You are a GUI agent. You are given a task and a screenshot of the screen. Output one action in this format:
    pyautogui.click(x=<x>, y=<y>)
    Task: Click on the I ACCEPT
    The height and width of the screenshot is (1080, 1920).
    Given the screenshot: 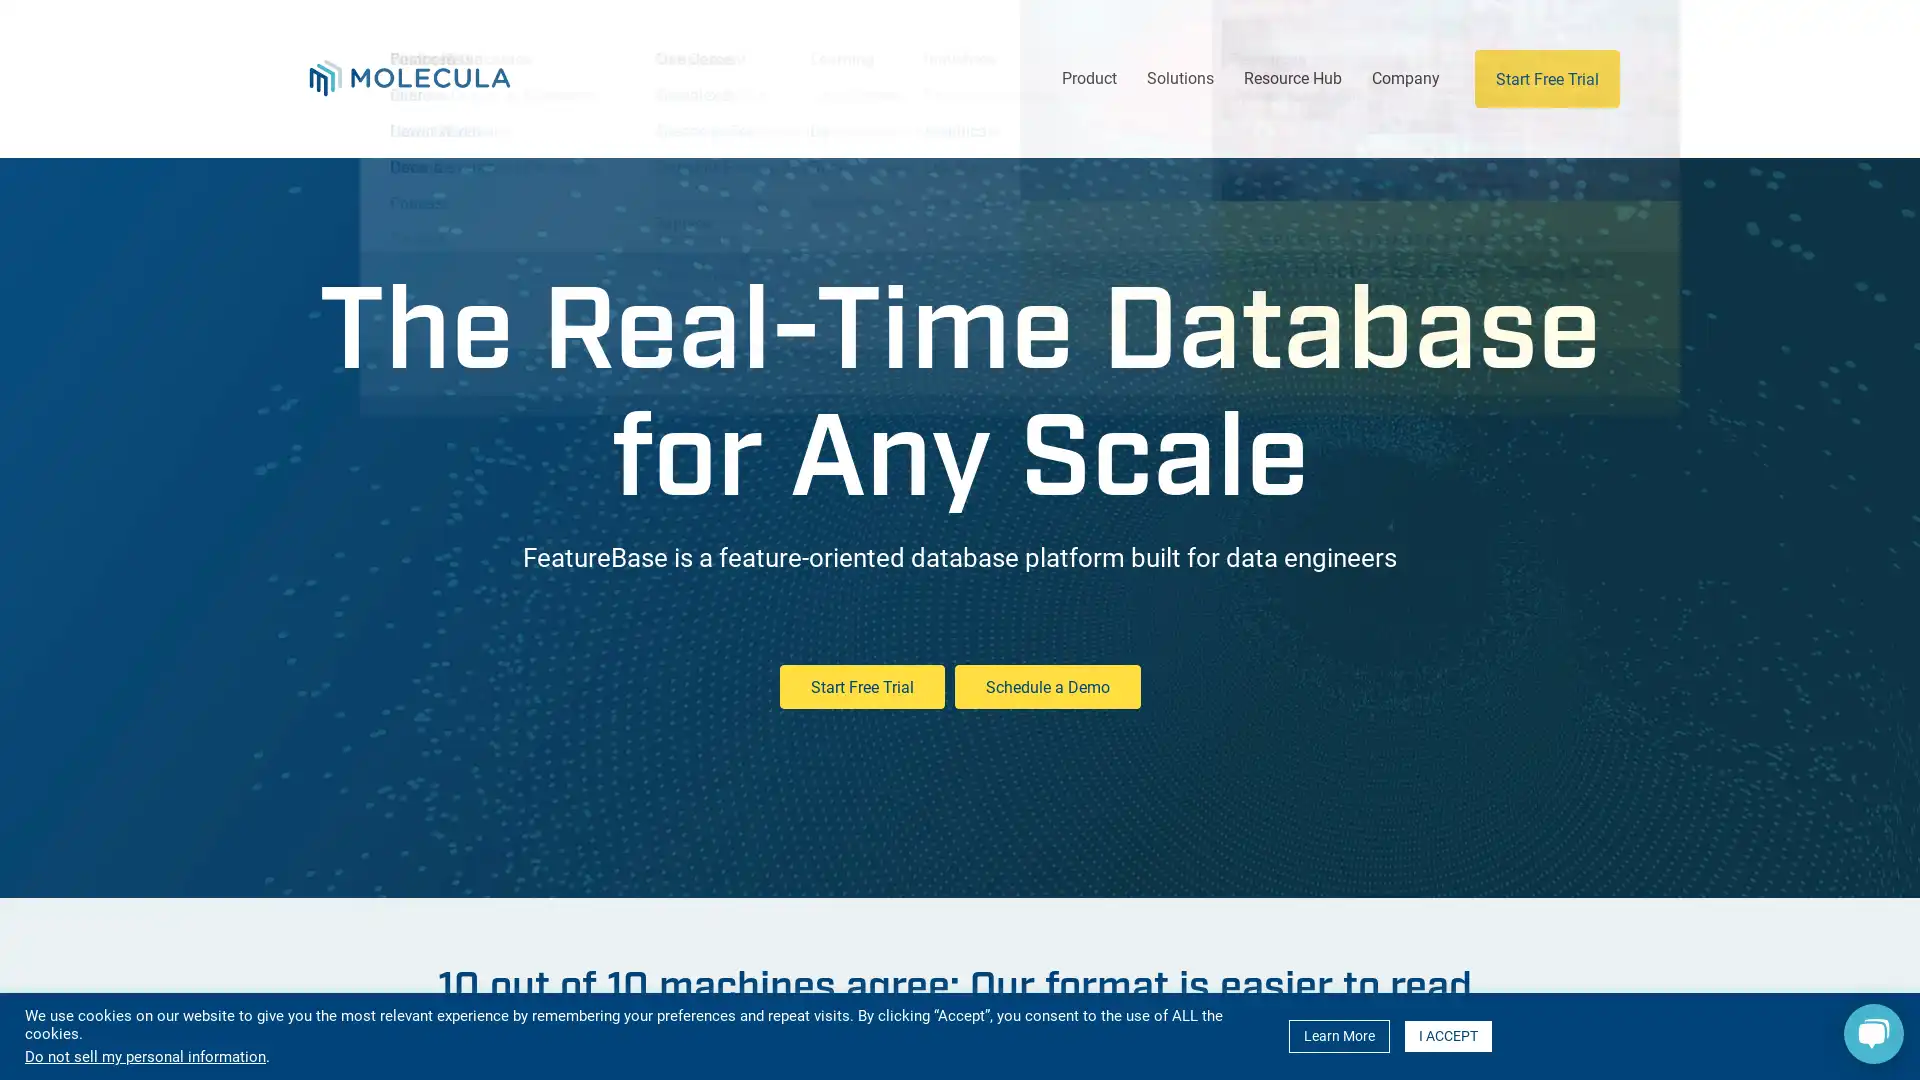 What is the action you would take?
    pyautogui.click(x=1448, y=1035)
    